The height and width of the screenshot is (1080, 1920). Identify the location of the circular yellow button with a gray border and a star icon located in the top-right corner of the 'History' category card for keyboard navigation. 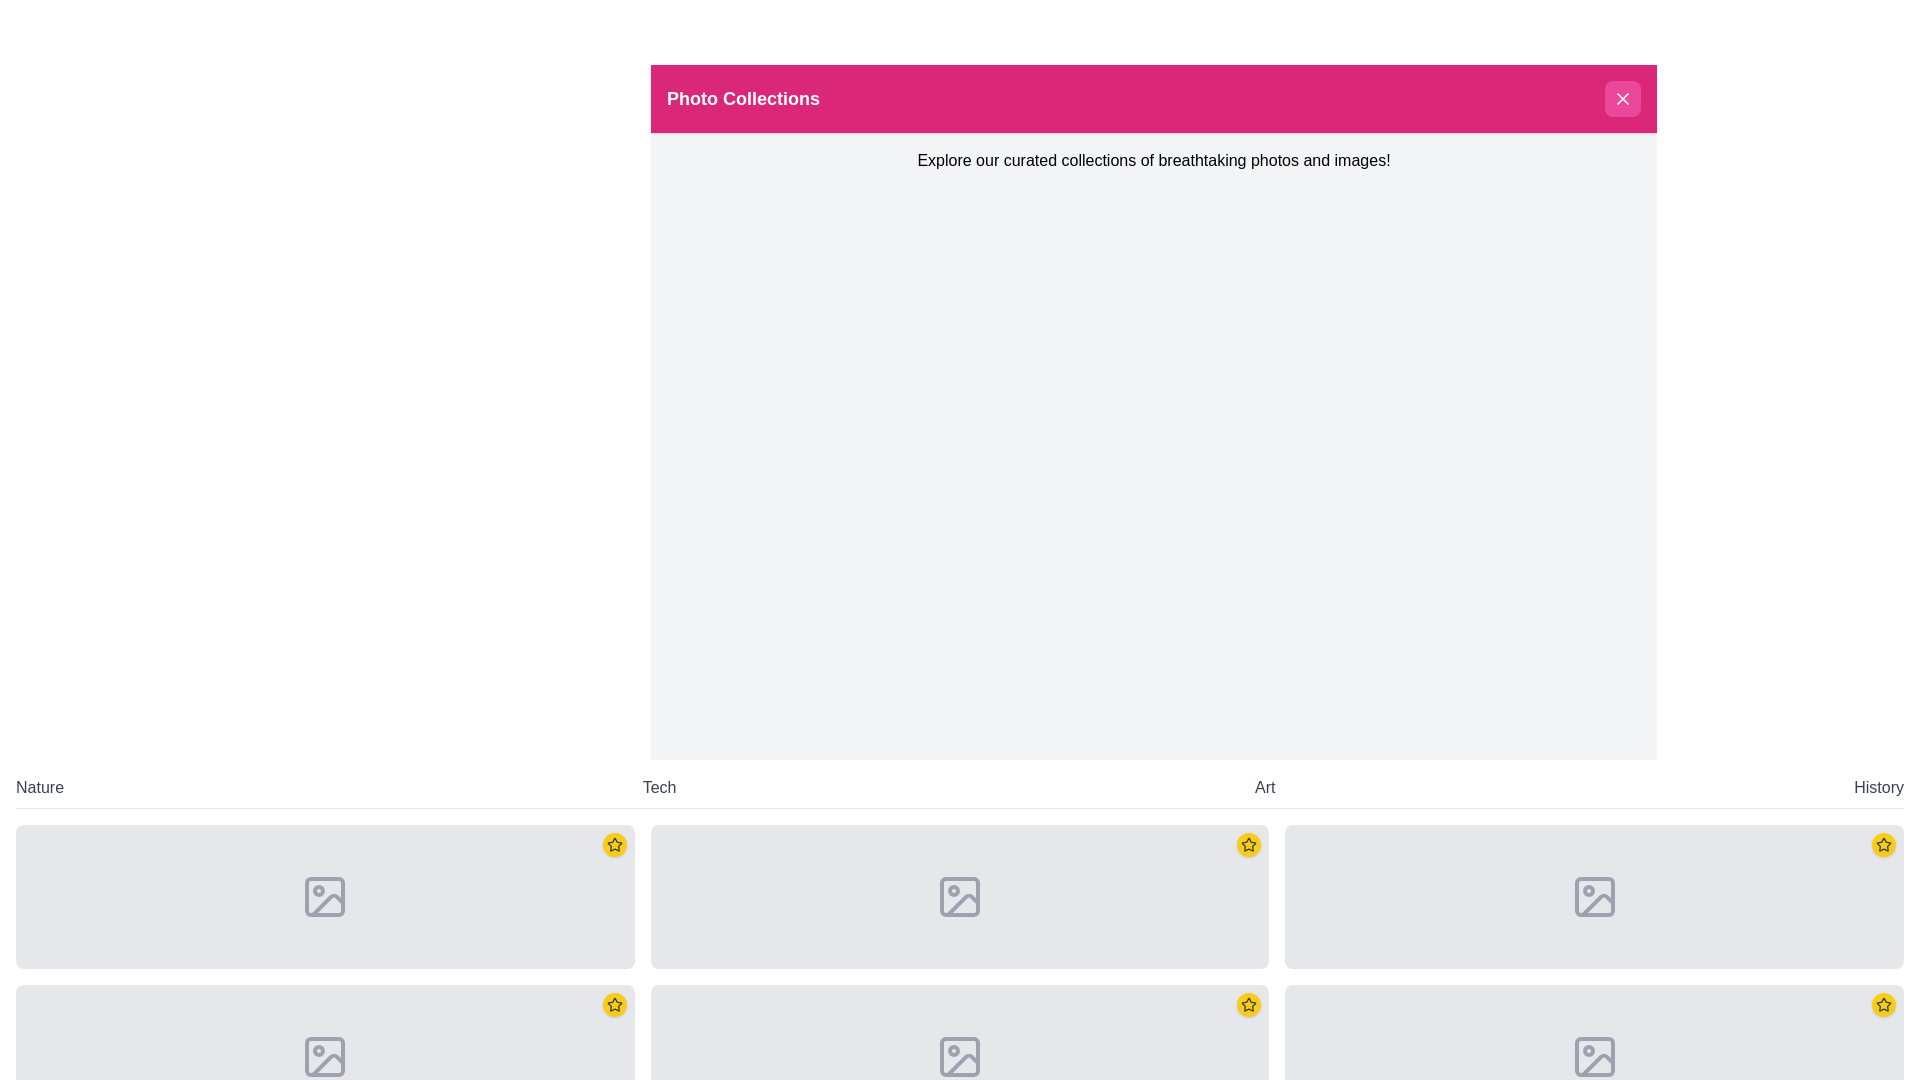
(1882, 844).